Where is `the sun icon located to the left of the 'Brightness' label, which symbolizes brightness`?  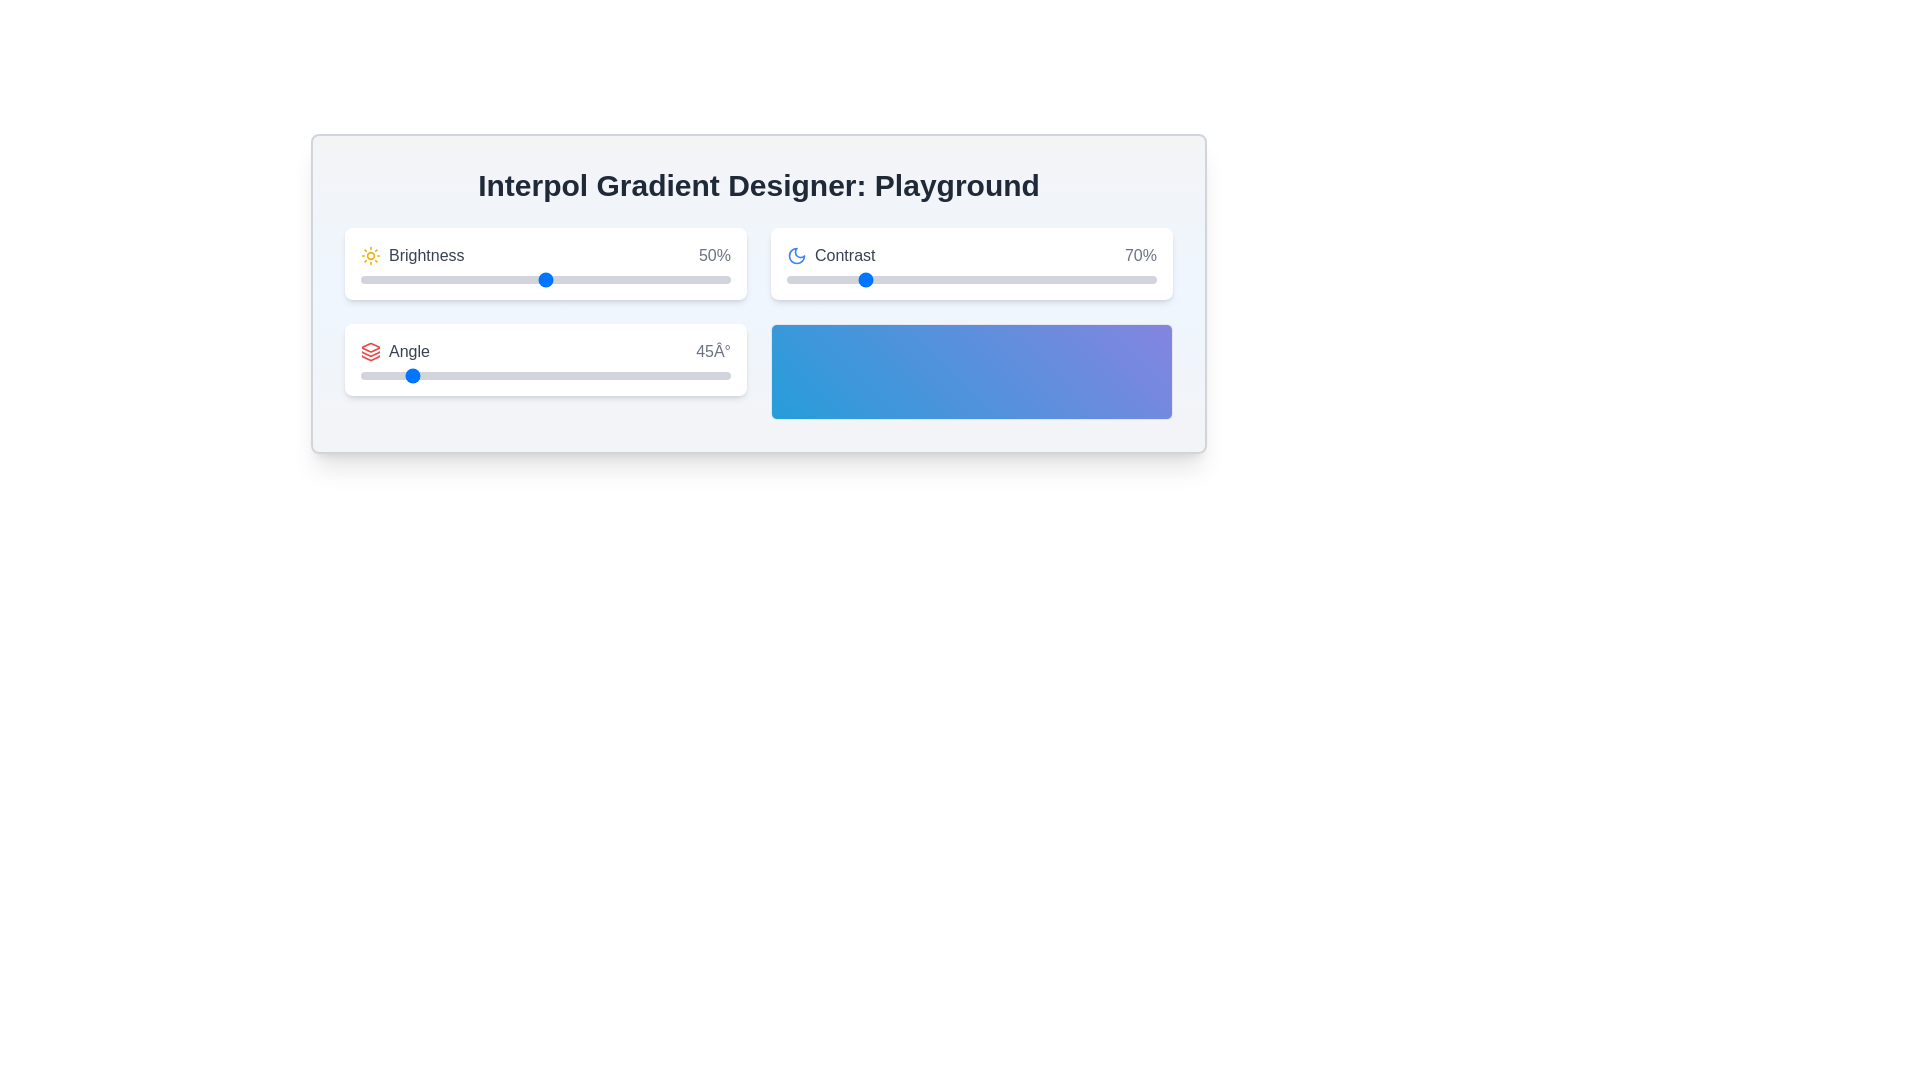
the sun icon located to the left of the 'Brightness' label, which symbolizes brightness is located at coordinates (370, 254).